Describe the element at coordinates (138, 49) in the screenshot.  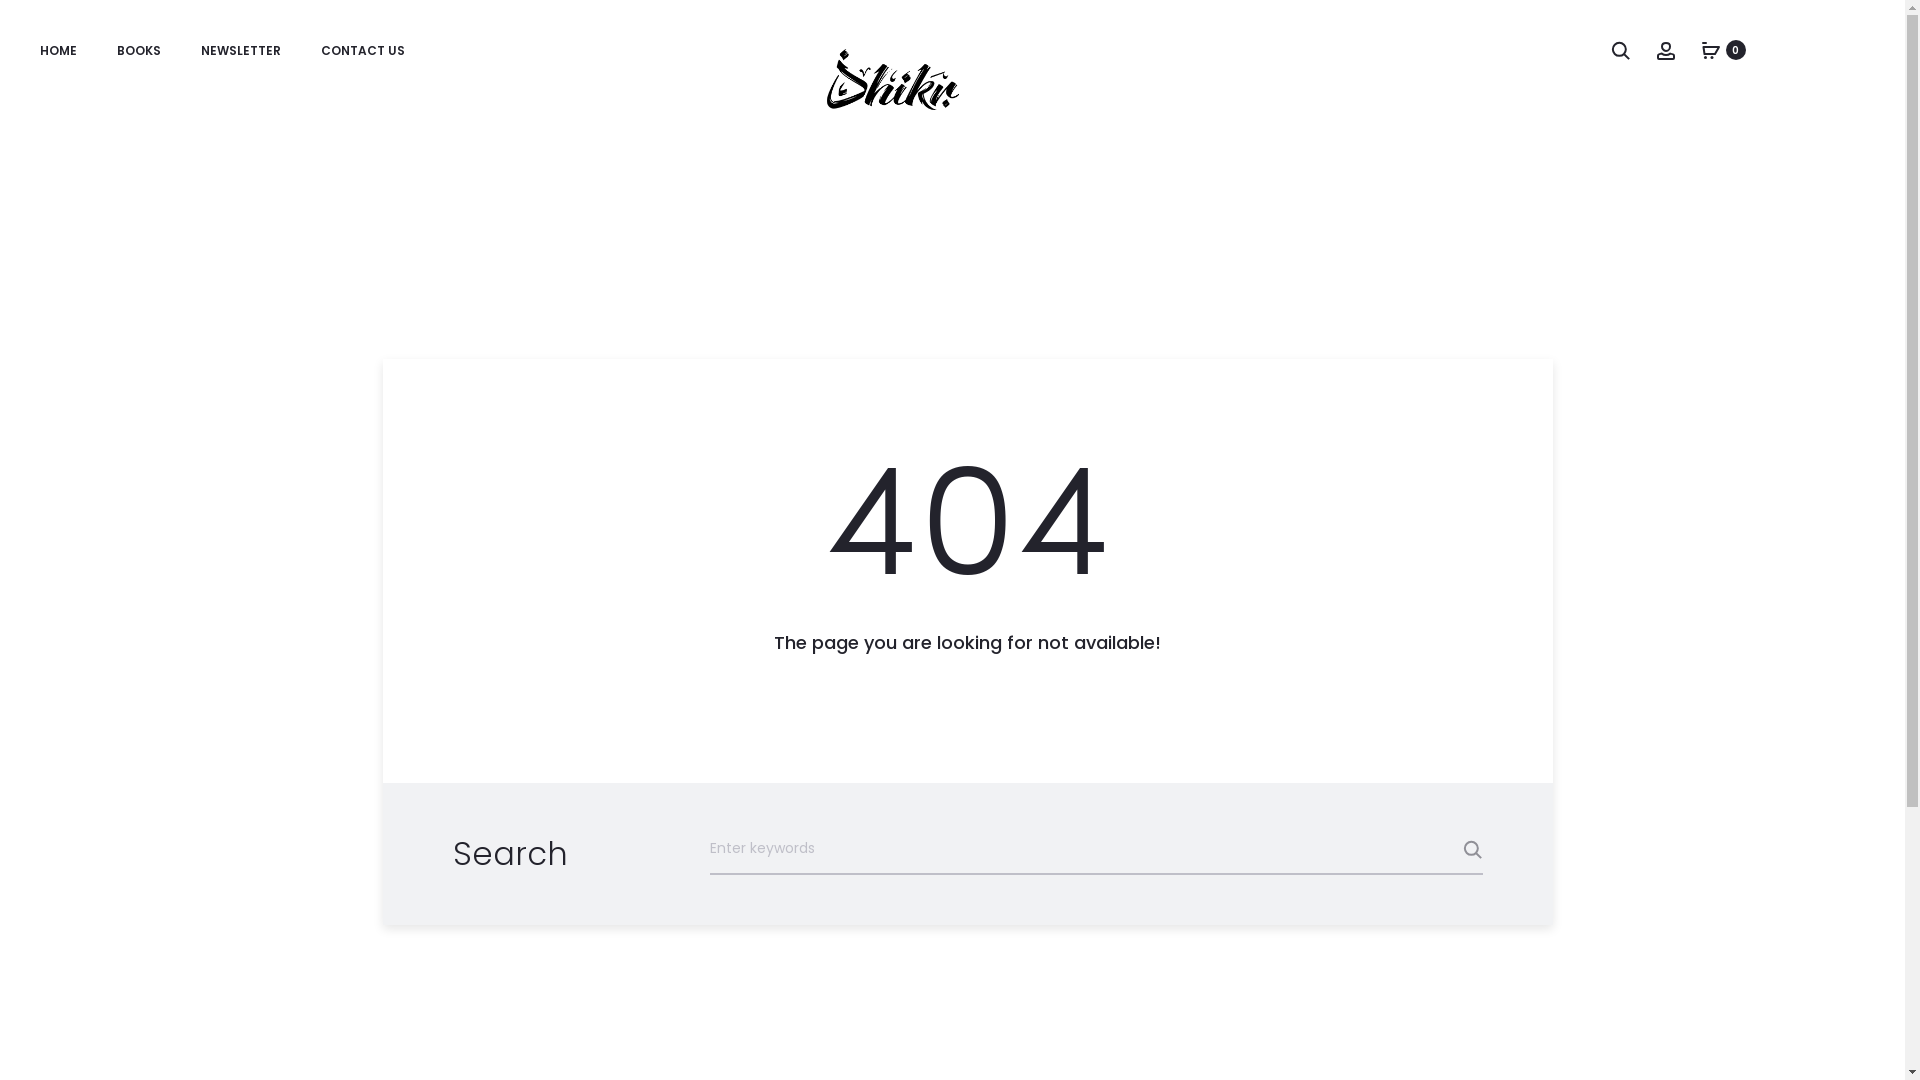
I see `'BOOKS'` at that location.